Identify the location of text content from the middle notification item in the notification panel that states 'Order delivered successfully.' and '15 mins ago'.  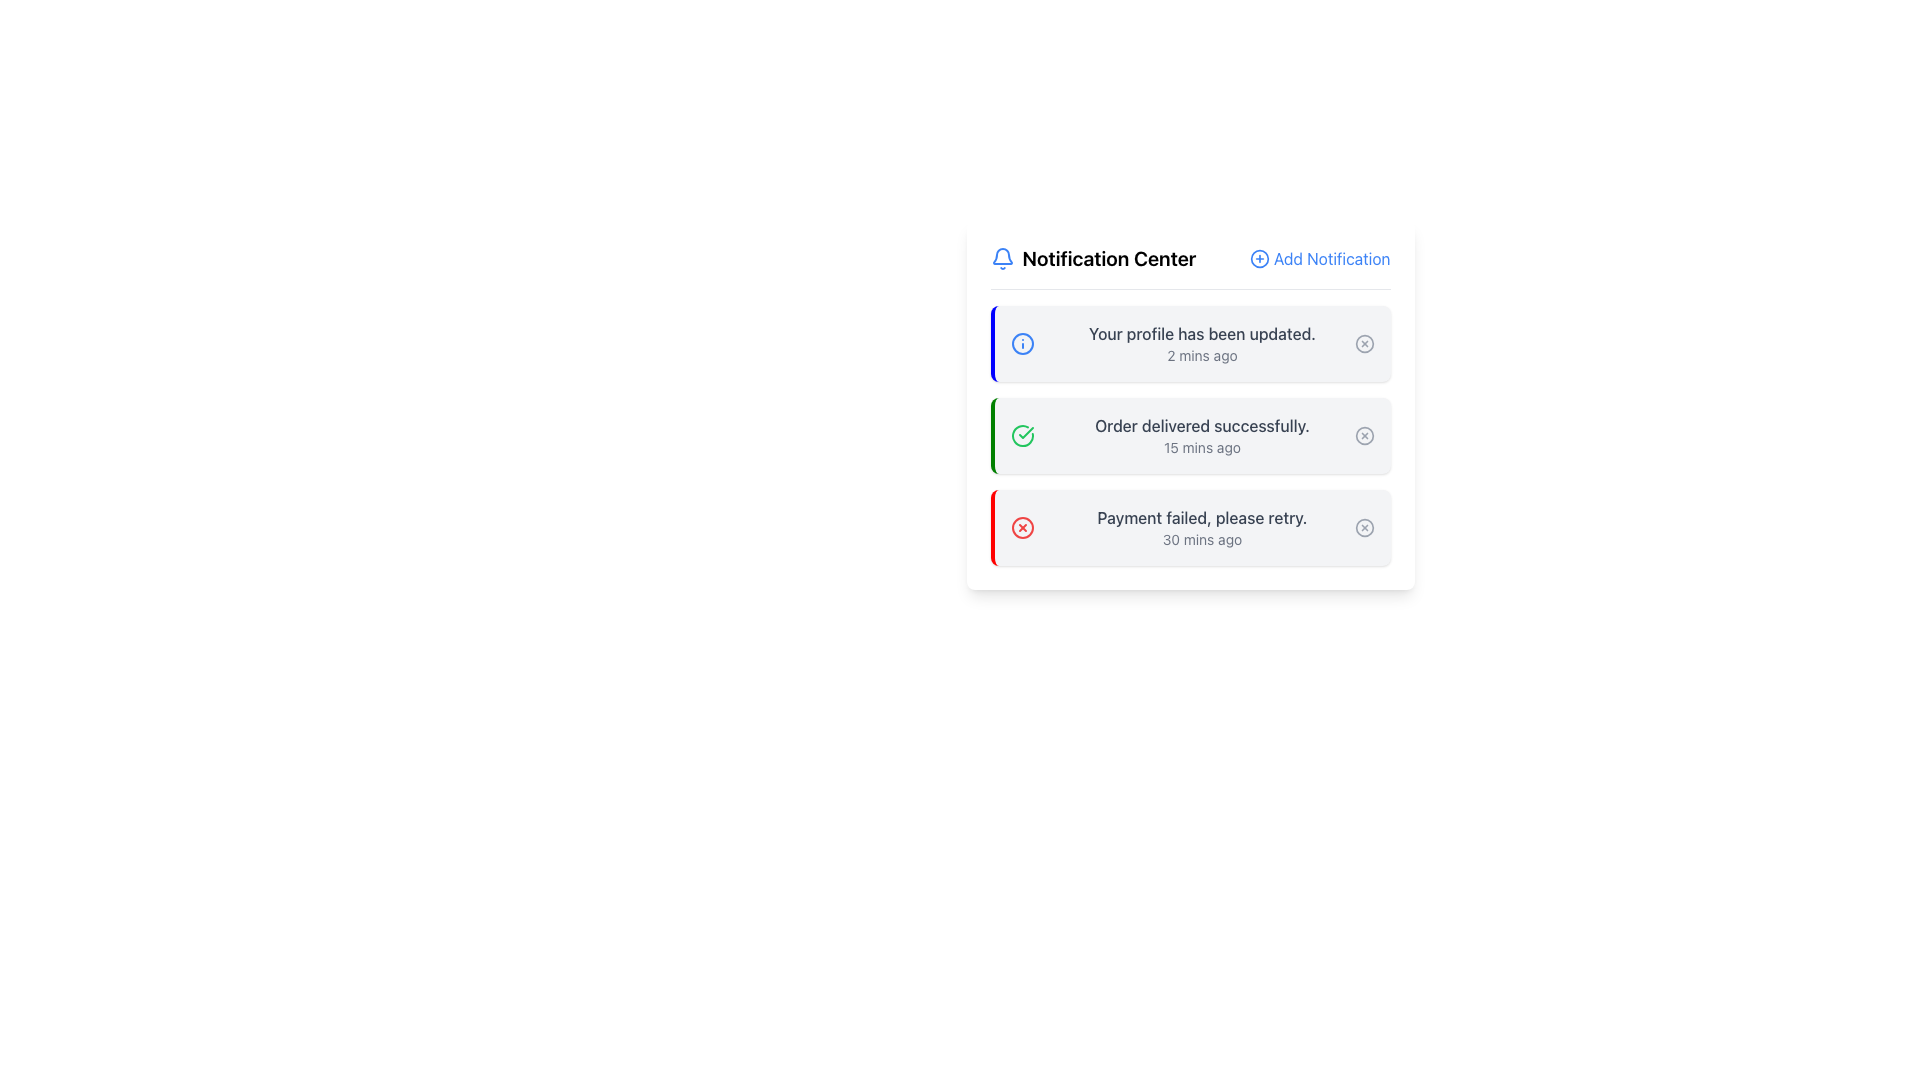
(1201, 434).